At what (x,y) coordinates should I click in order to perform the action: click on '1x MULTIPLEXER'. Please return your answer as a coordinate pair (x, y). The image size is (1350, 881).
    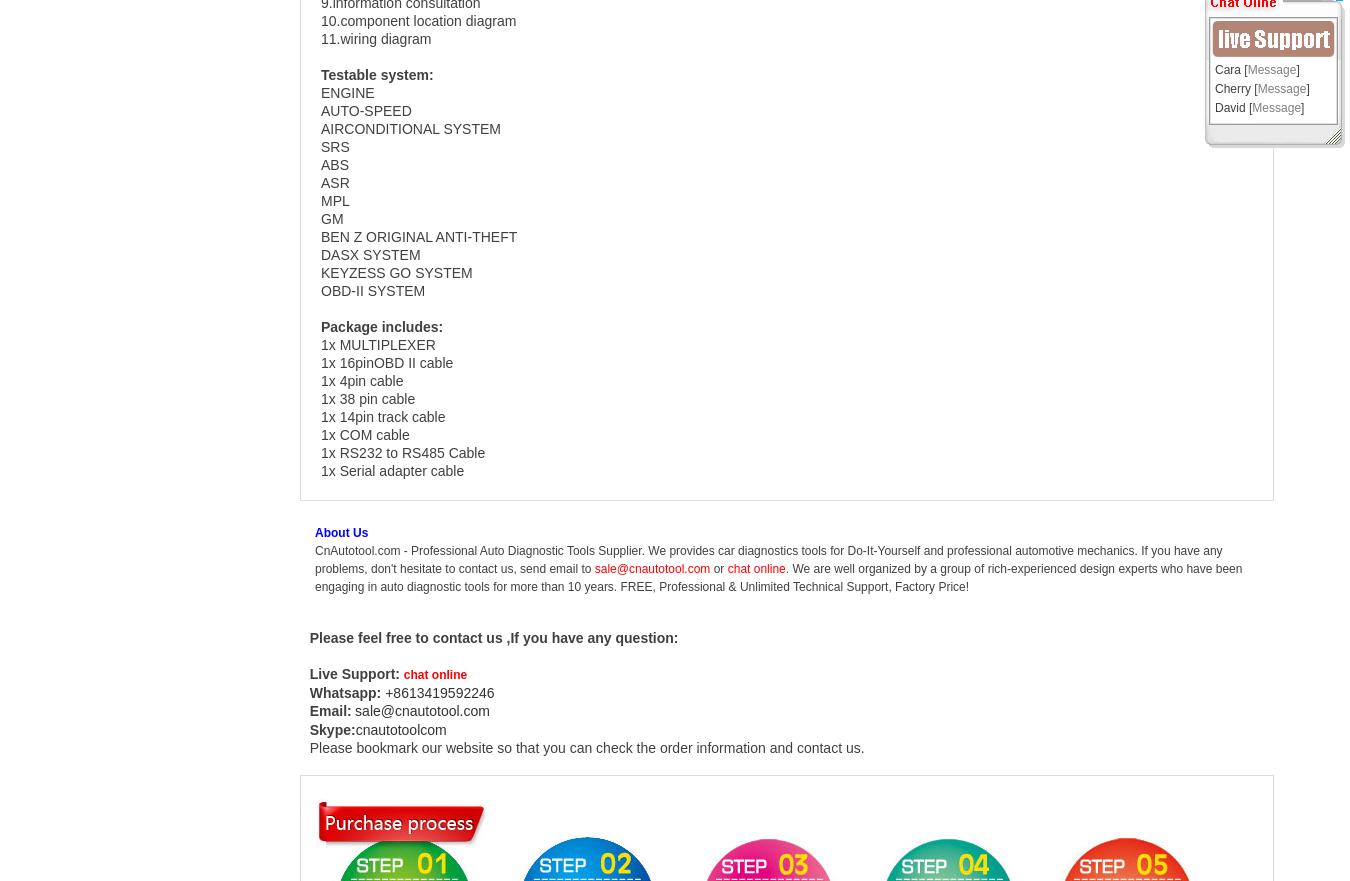
    Looking at the image, I should click on (380, 343).